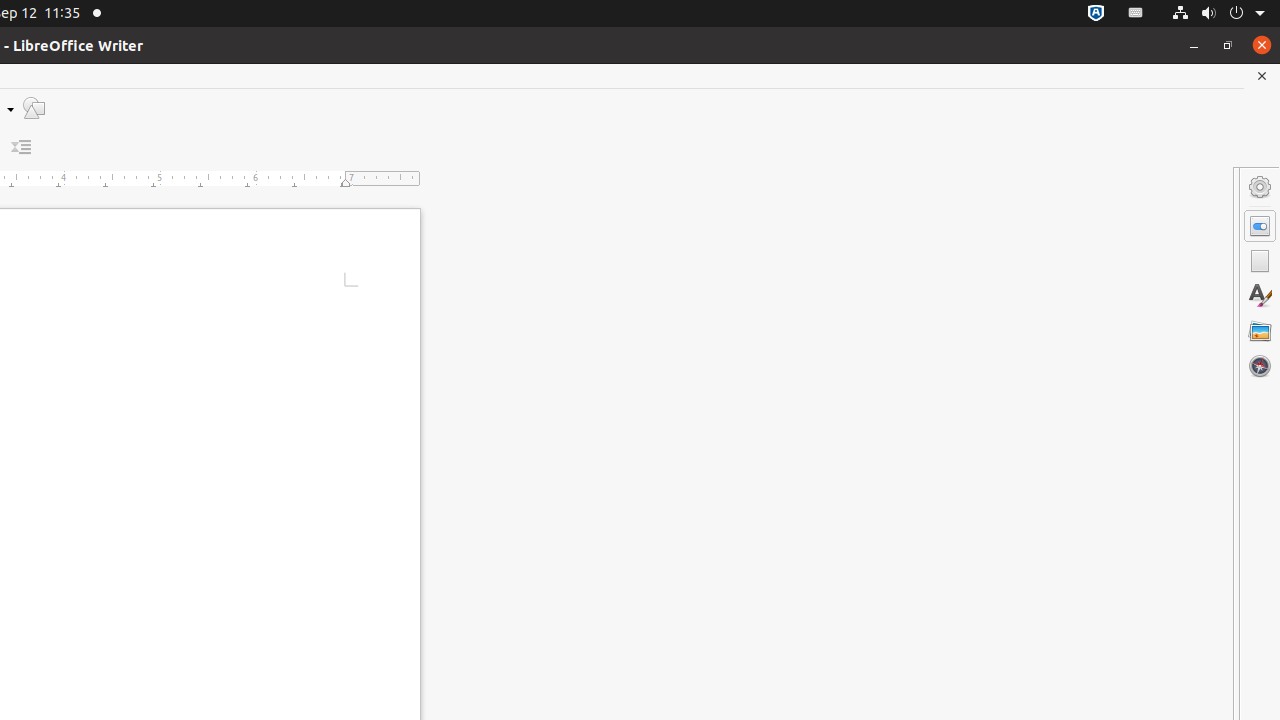 The width and height of the screenshot is (1280, 720). Describe the element at coordinates (1094, 13) in the screenshot. I see `':1.72/StatusNotifierItem'` at that location.